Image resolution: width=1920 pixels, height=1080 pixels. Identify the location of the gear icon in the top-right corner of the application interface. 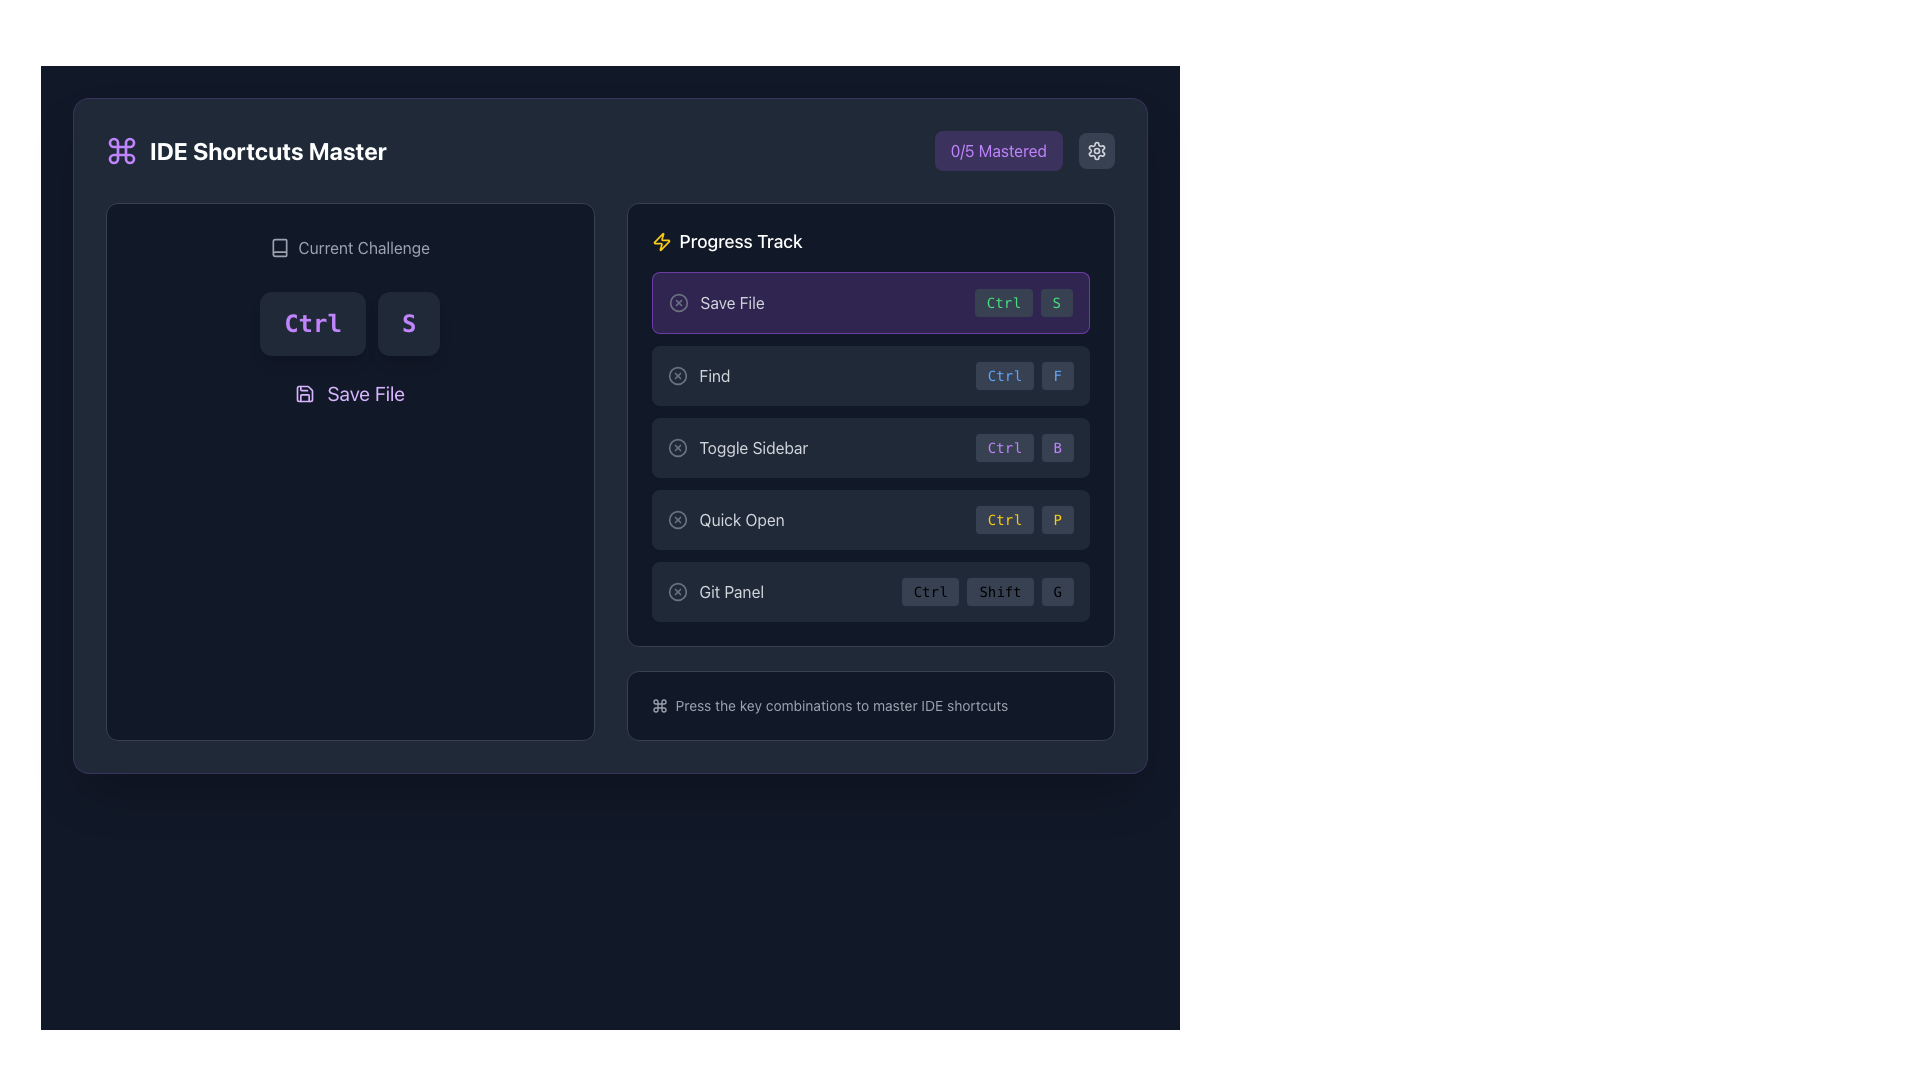
(1096, 149).